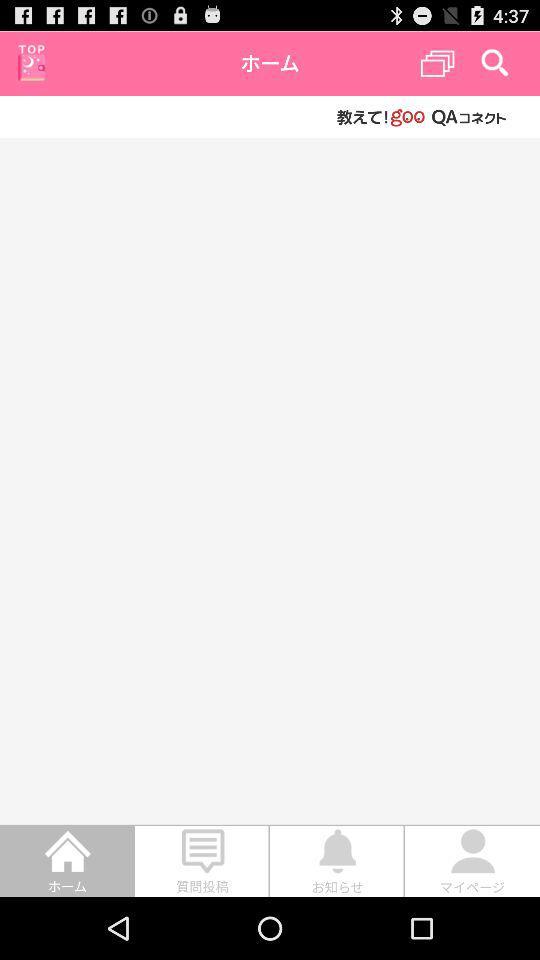 The image size is (540, 960). I want to click on the copy icon, so click(436, 68).